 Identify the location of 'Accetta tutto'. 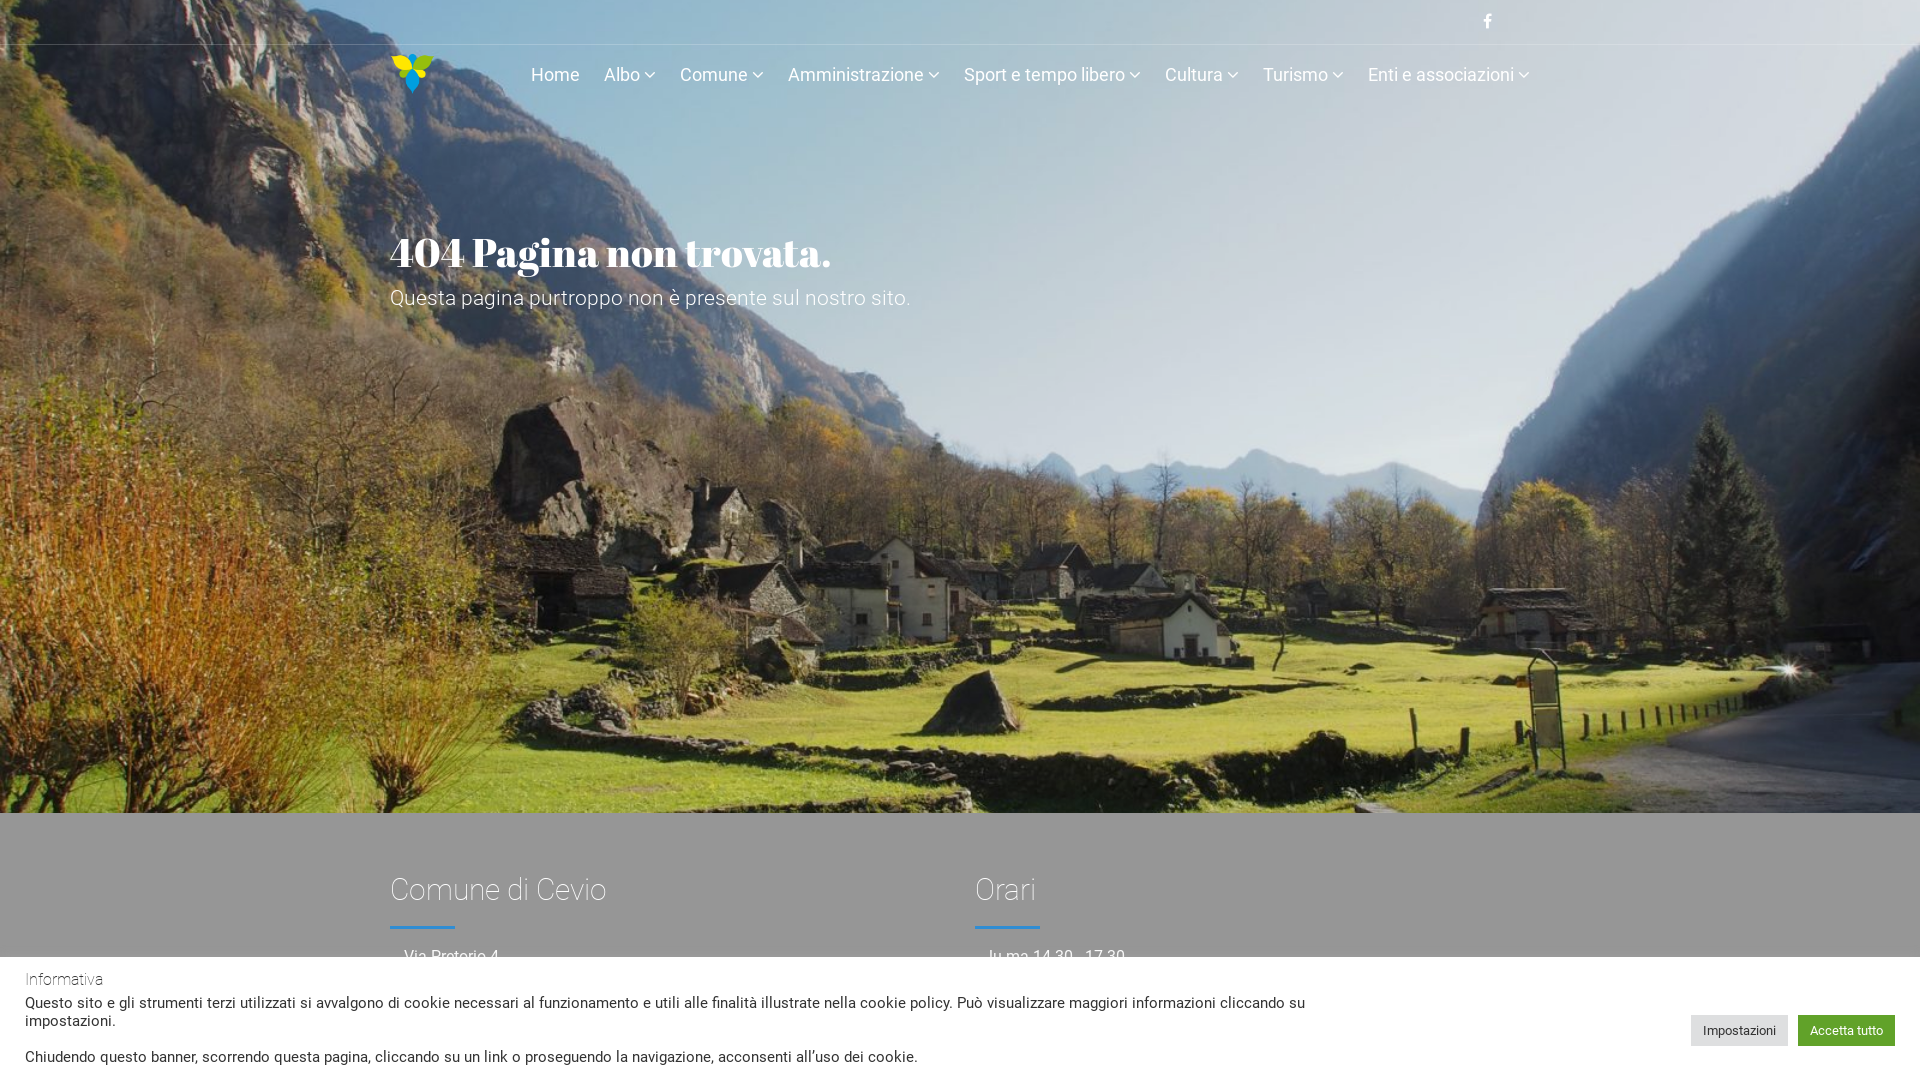
(1798, 1029).